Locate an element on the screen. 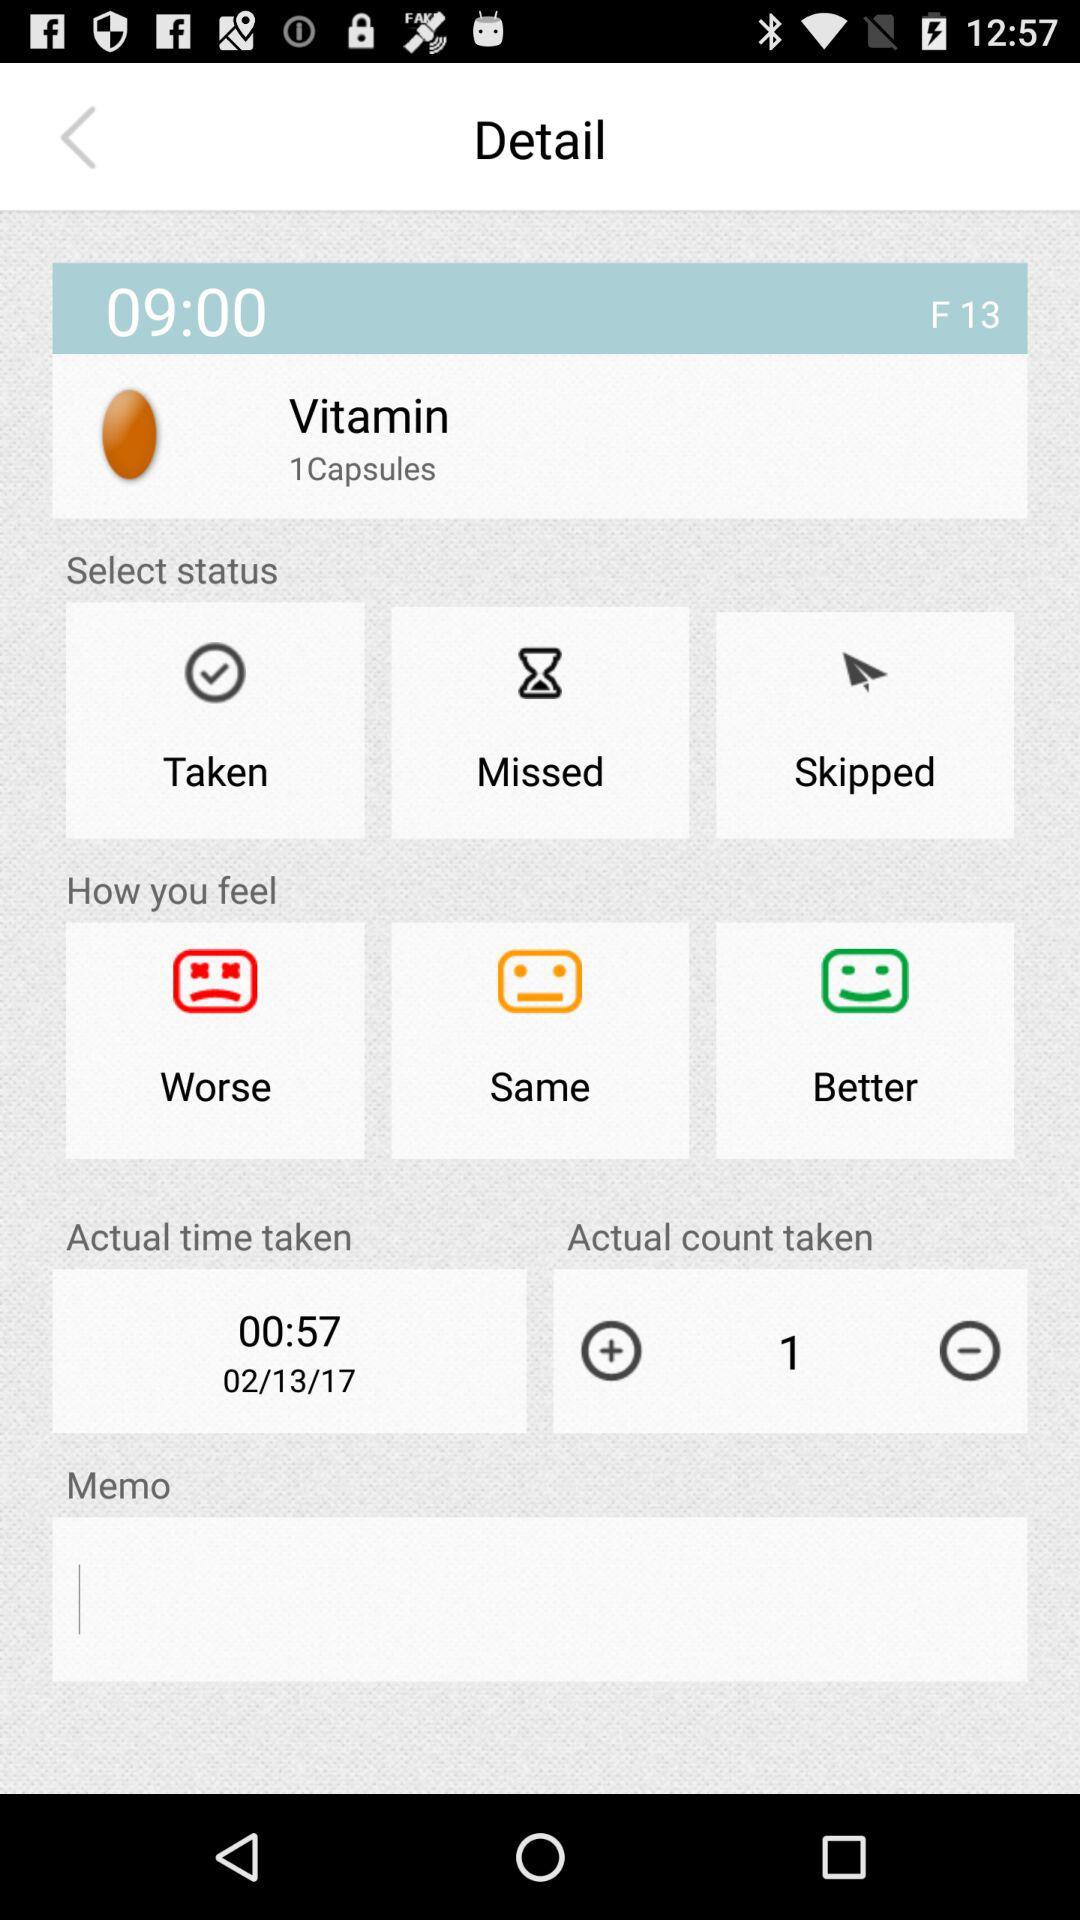 The image size is (1080, 1920). the item below the how you feel icon is located at coordinates (215, 1040).